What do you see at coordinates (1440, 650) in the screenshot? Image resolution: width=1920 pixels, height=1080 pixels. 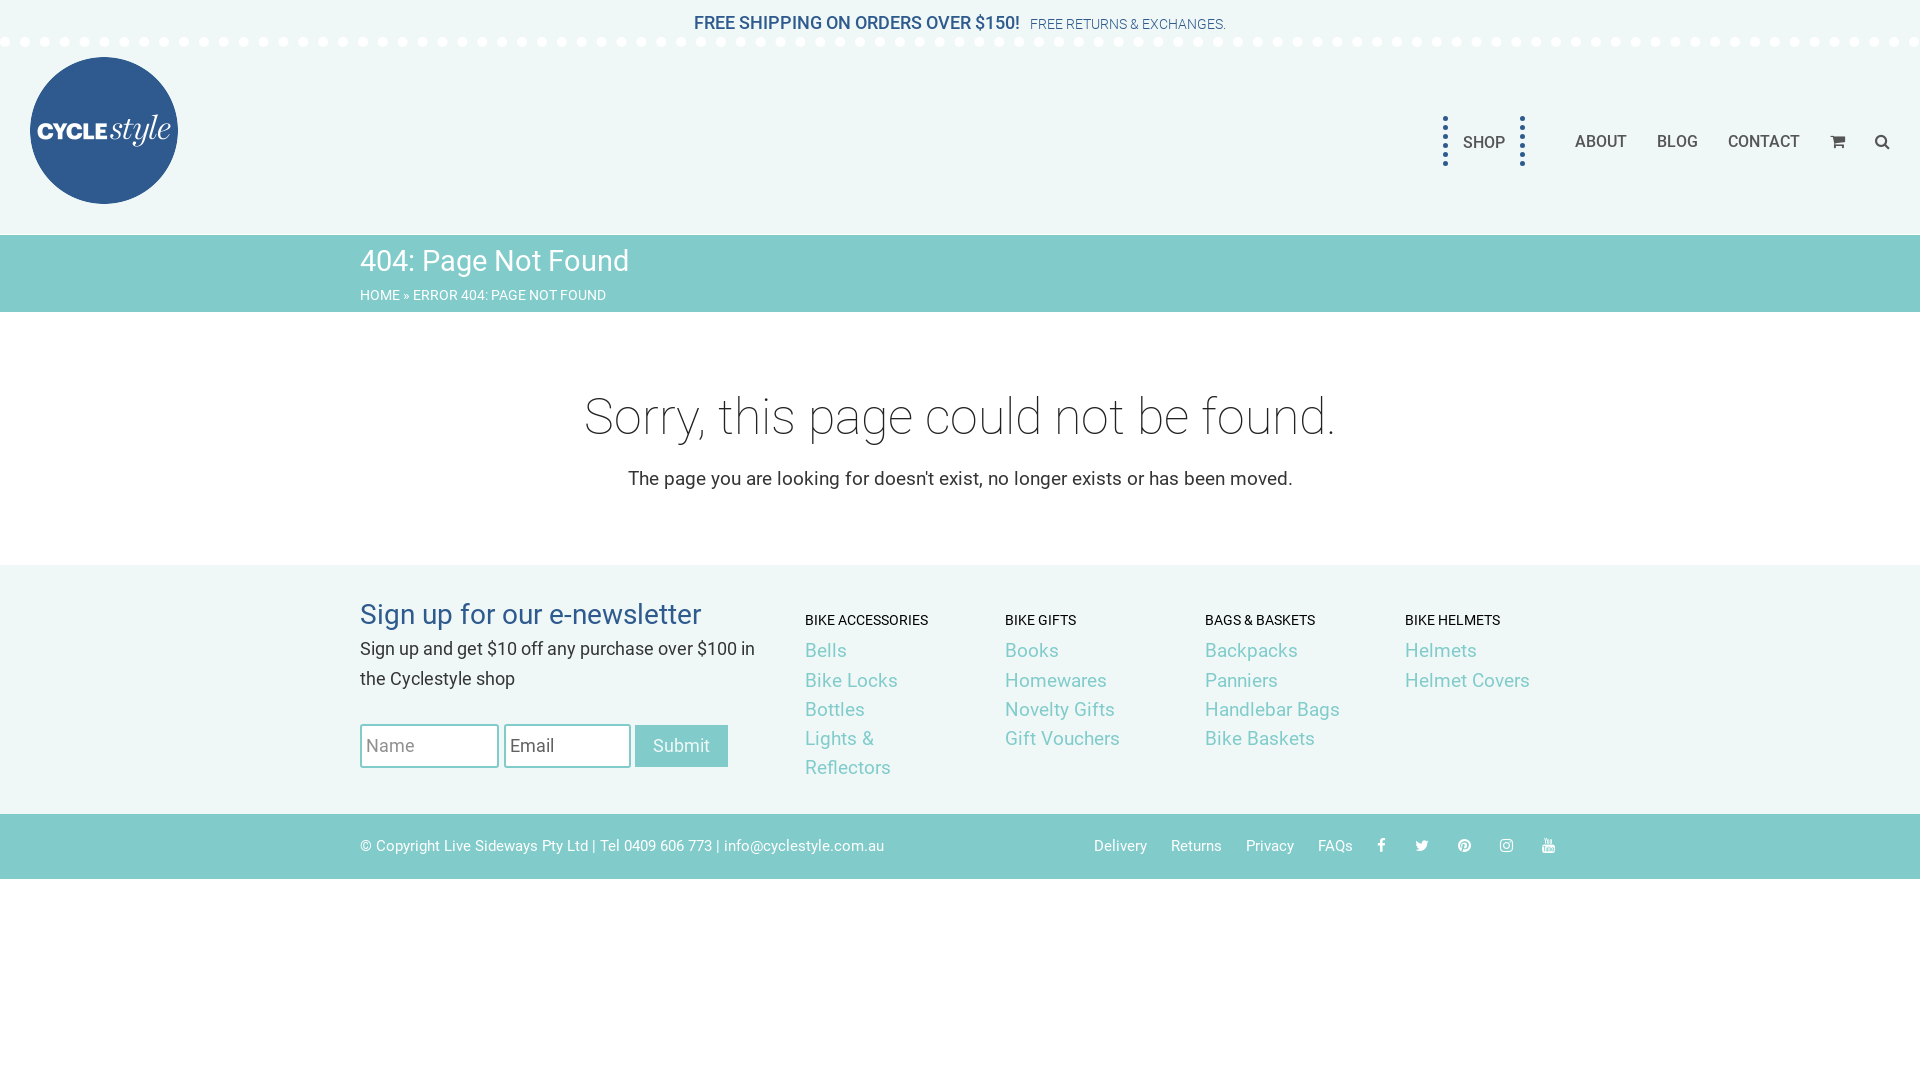 I see `'Helmets'` at bounding box center [1440, 650].